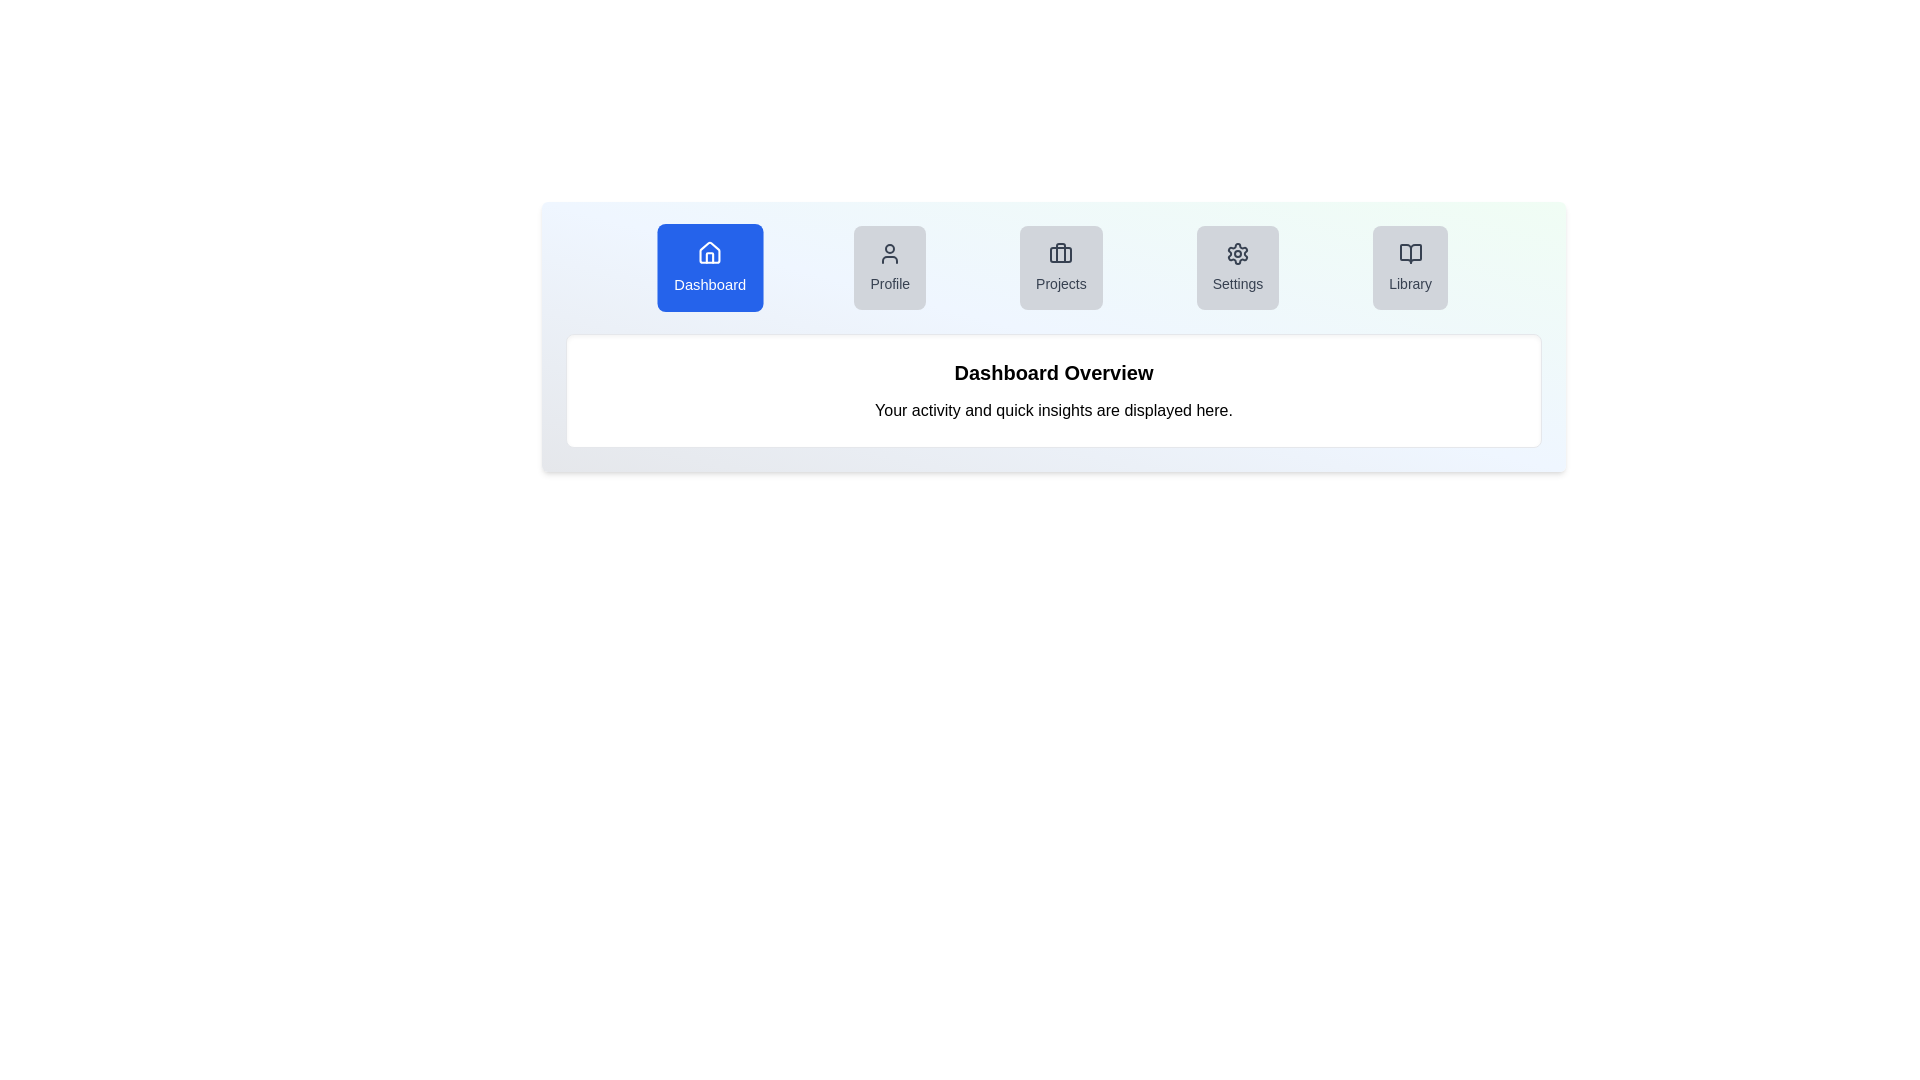 The height and width of the screenshot is (1080, 1920). I want to click on the 'Dashboard' icon-based button located at the top of the interface, so click(710, 251).